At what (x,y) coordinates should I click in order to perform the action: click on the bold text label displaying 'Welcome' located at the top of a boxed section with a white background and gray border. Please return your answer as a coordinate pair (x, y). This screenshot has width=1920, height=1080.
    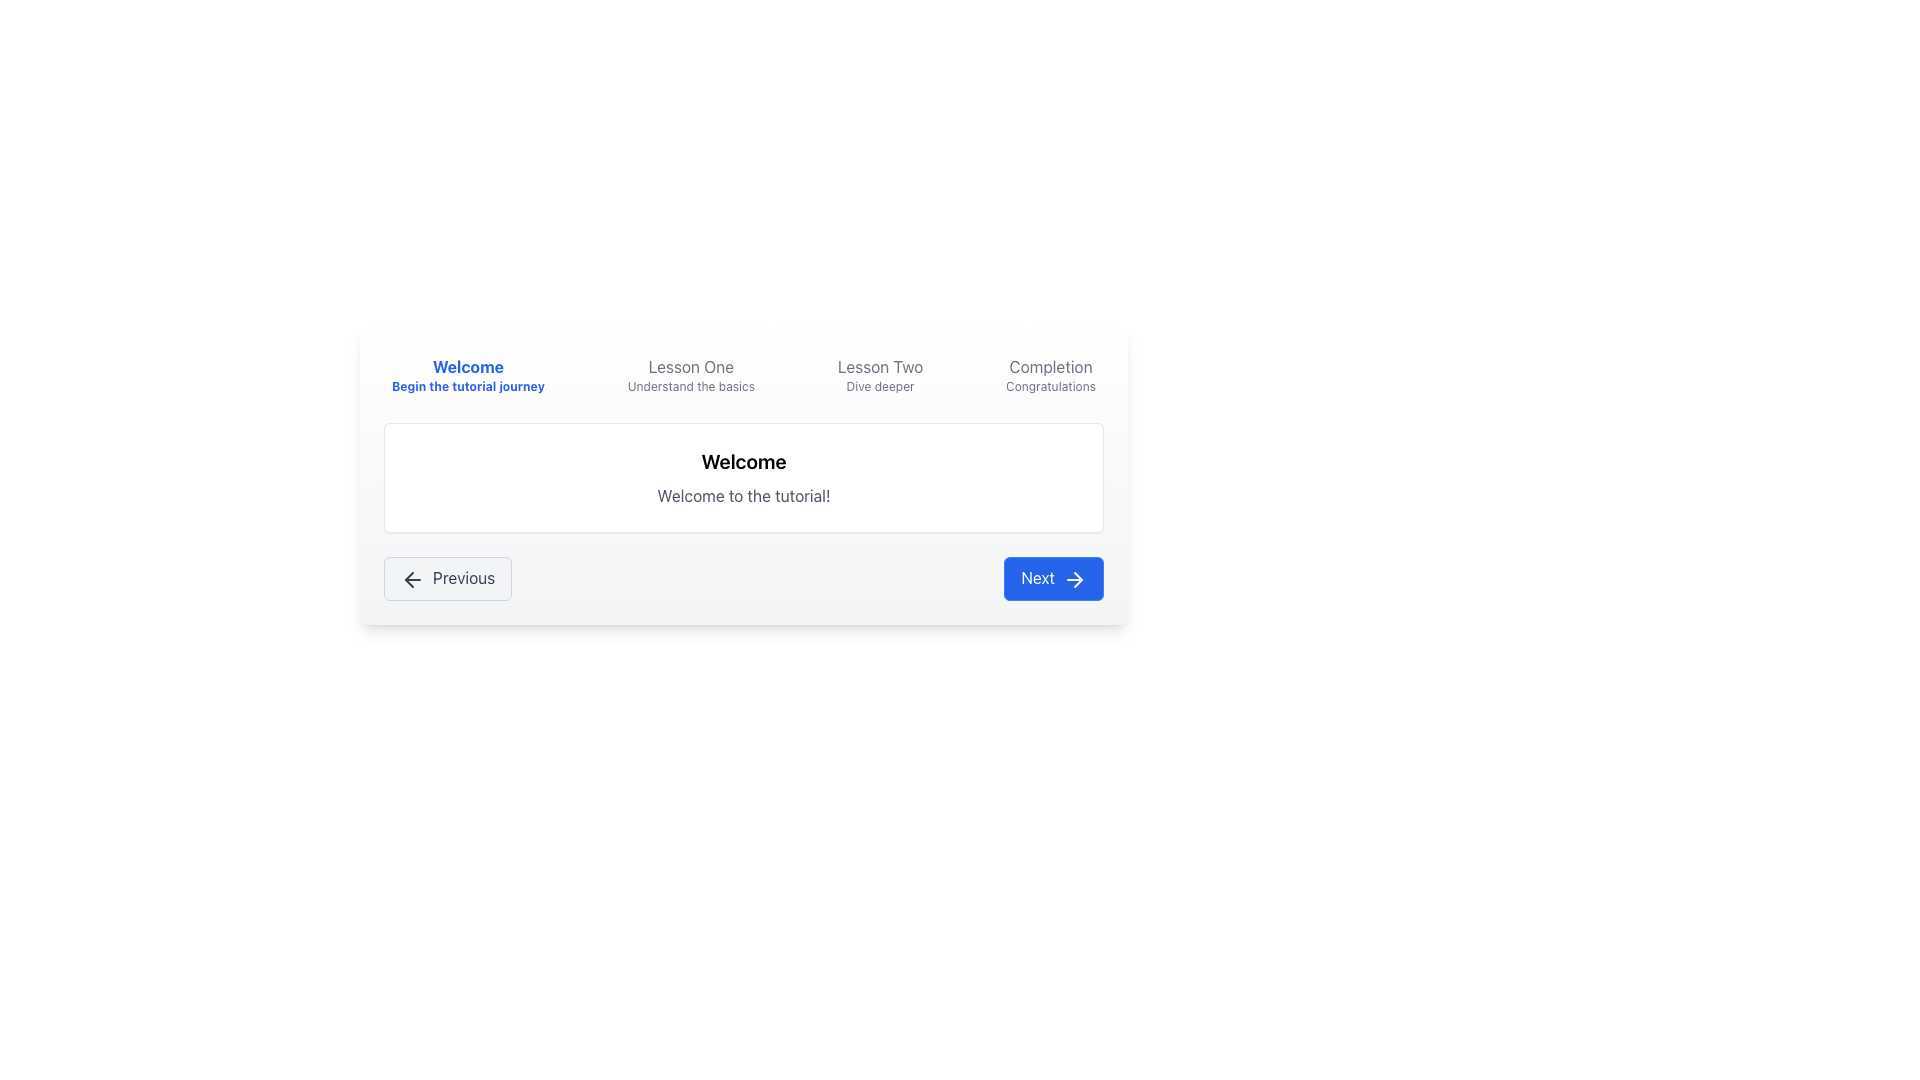
    Looking at the image, I should click on (743, 462).